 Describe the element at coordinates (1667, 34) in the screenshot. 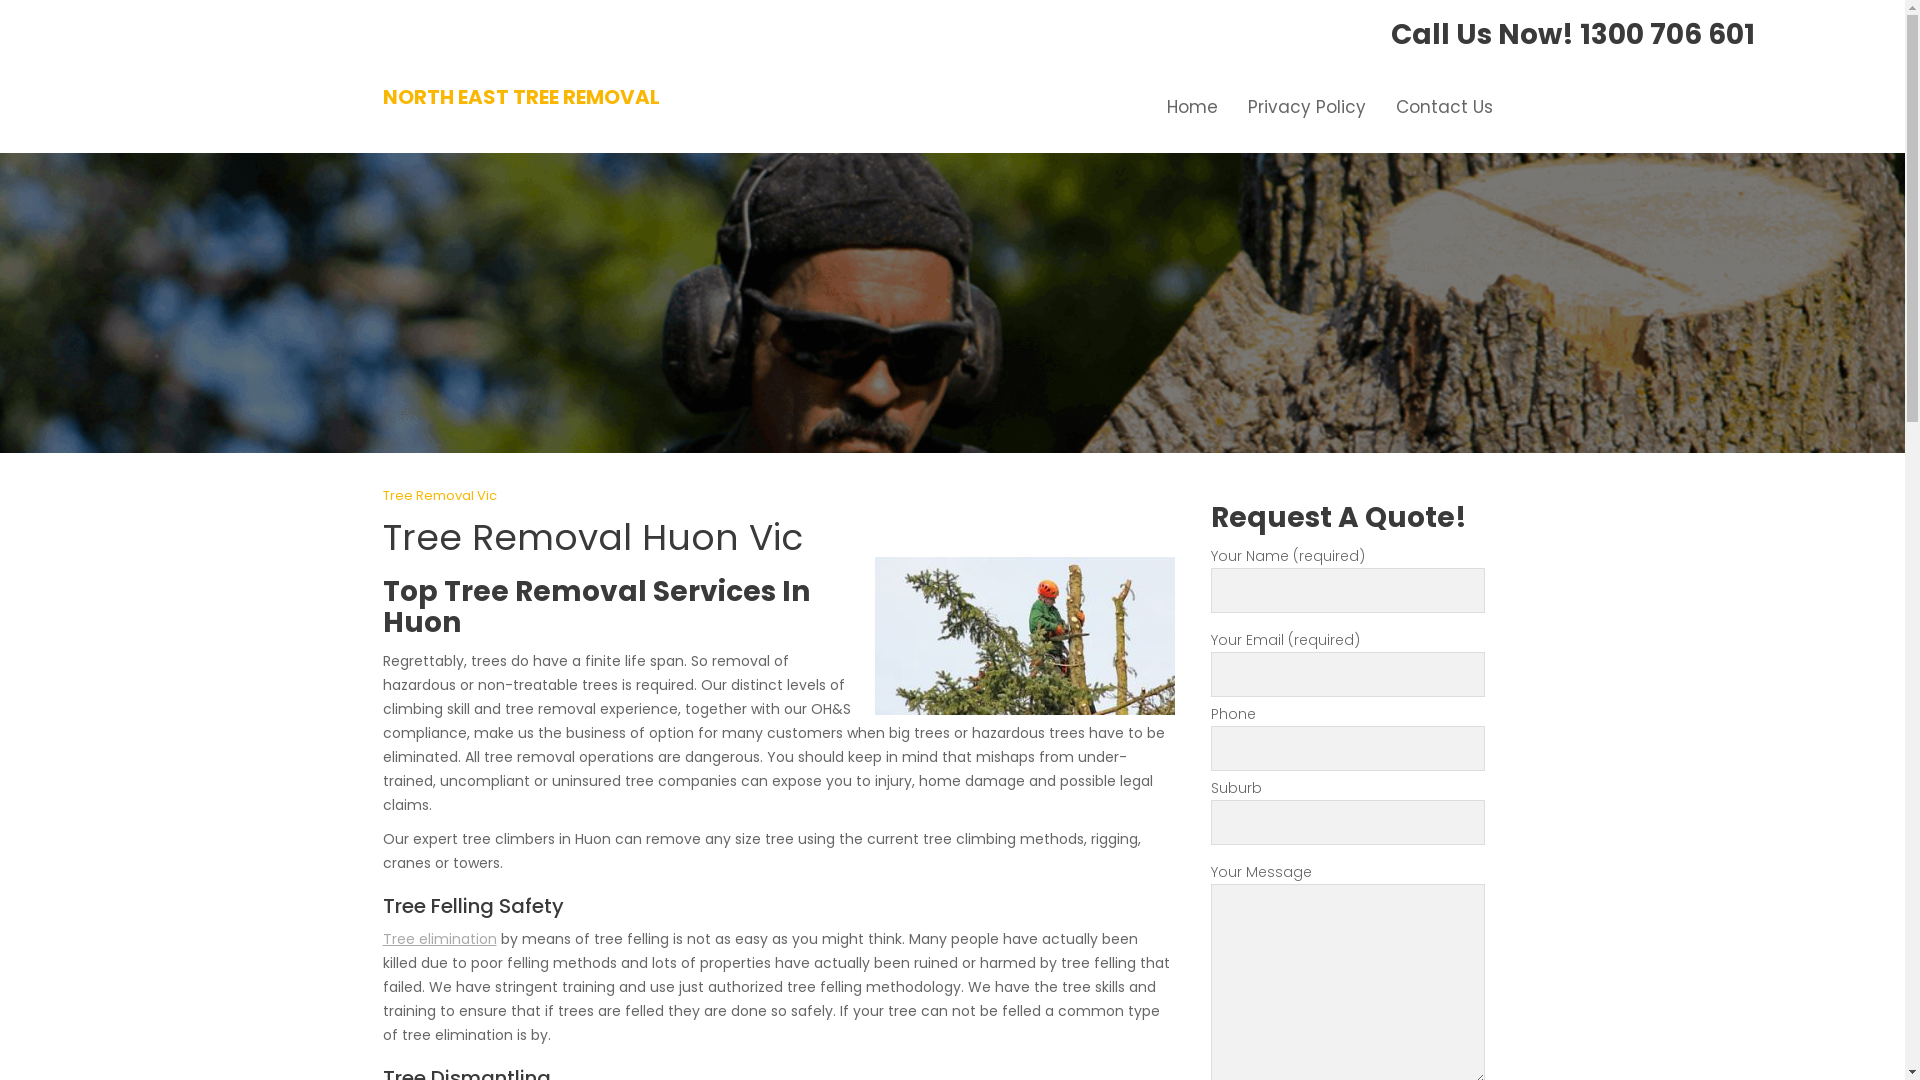

I see `'1300 706 601'` at that location.